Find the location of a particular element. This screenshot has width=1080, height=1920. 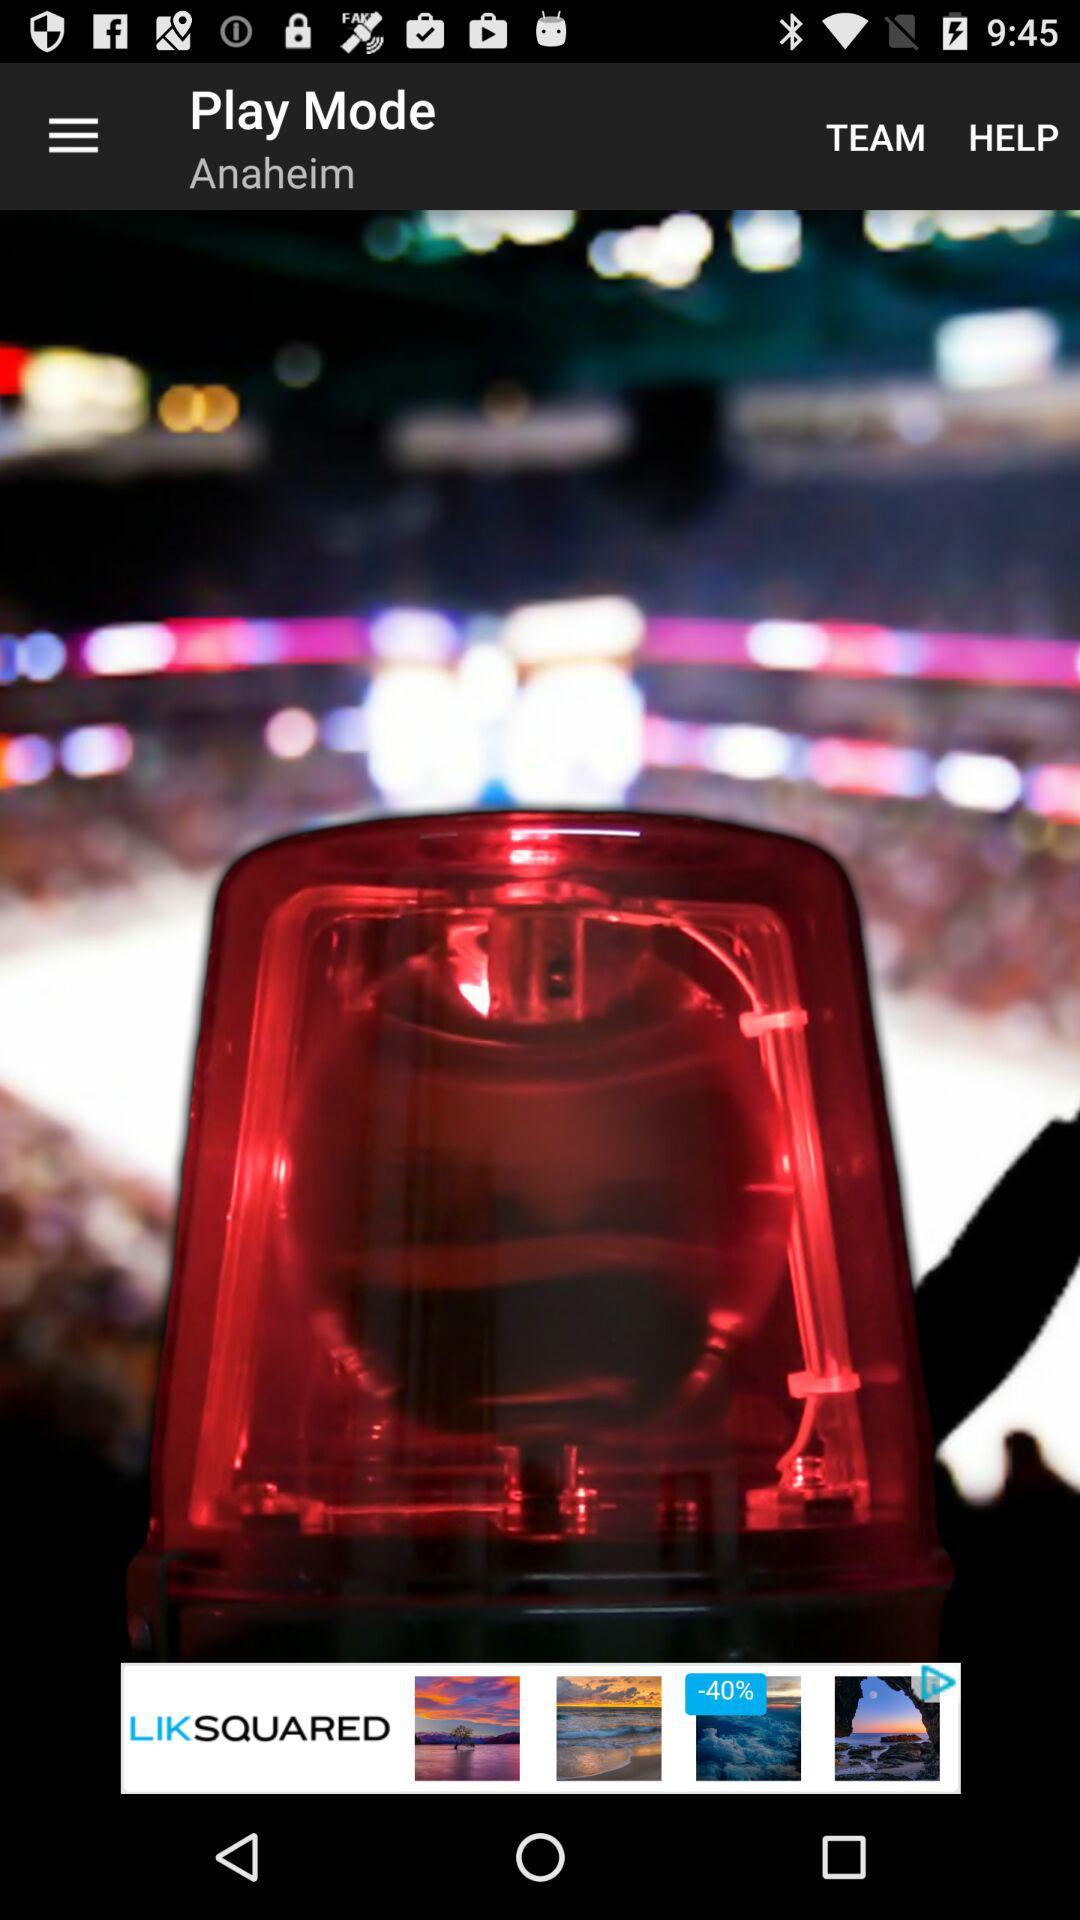

banner advertisement is located at coordinates (540, 1727).